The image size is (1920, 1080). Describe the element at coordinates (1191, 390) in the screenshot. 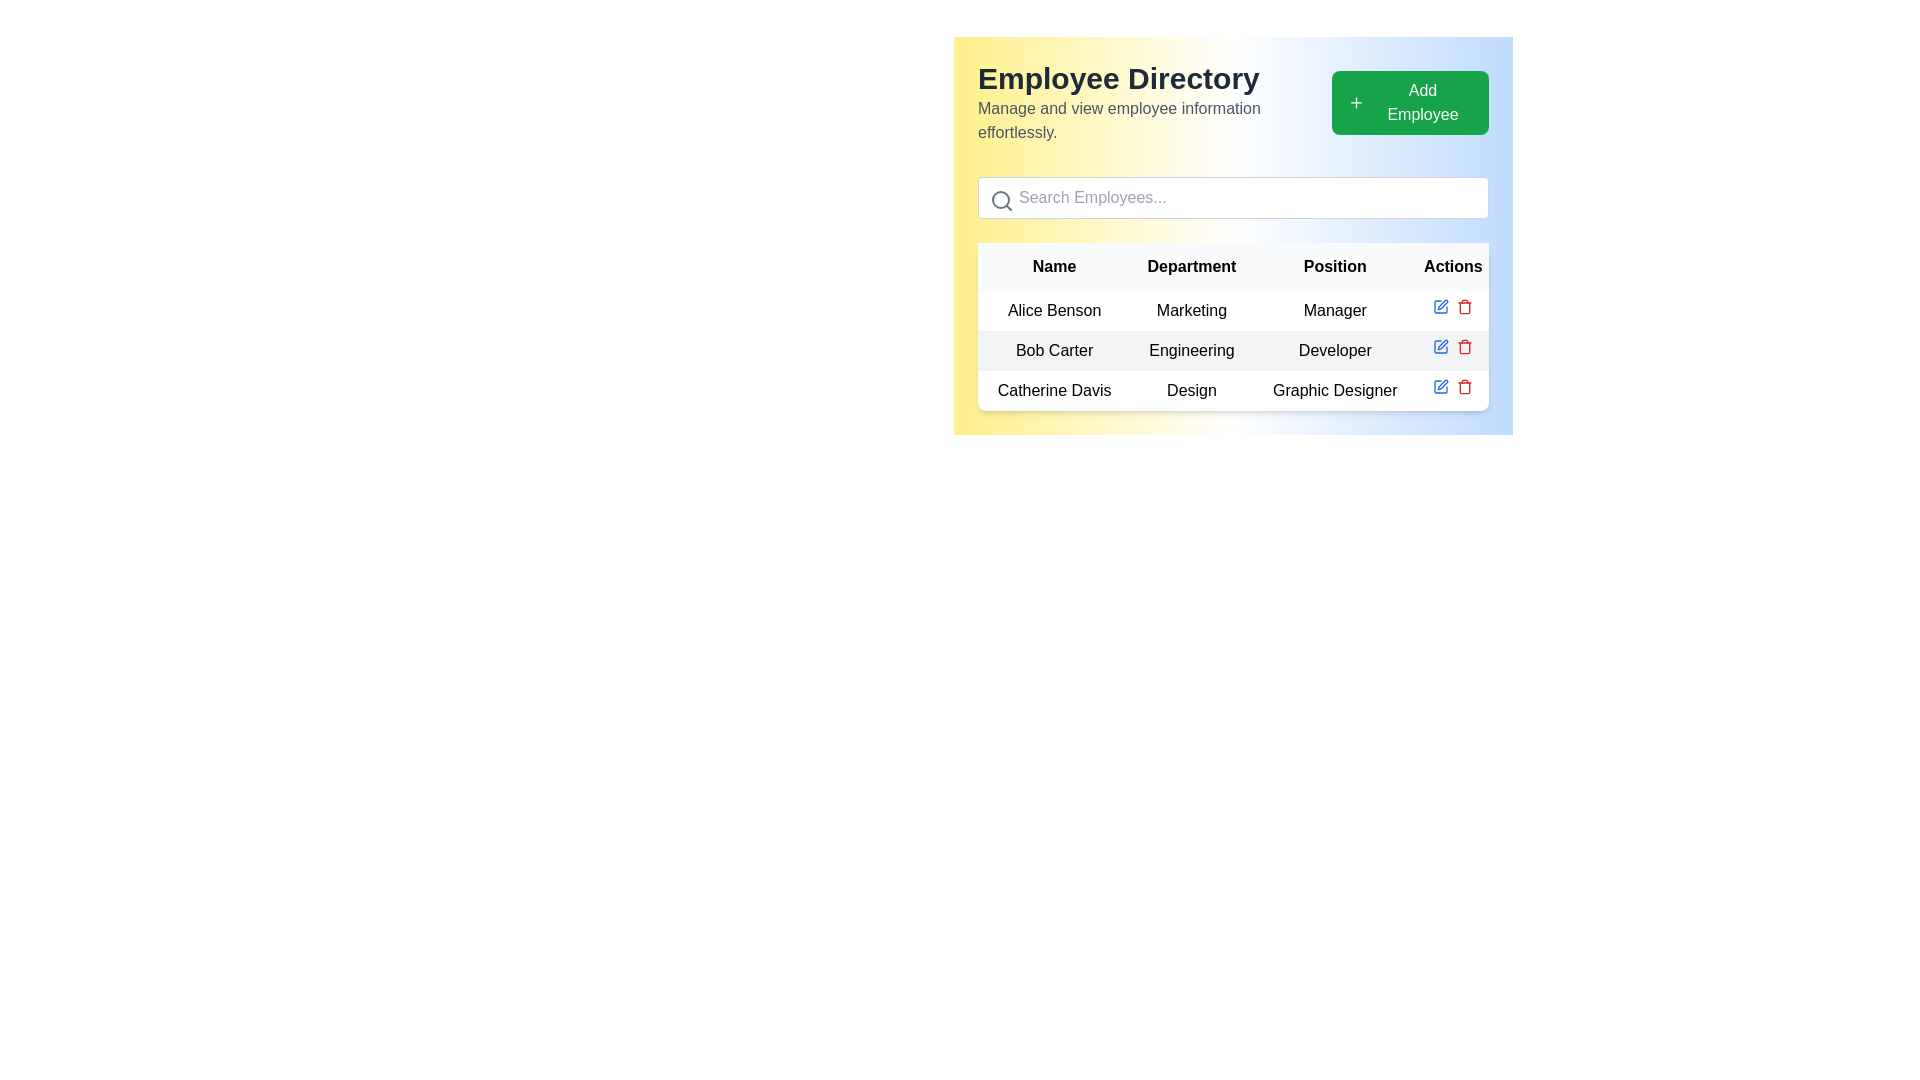

I see `the 'Design' text label in the third row and second column of the table, which corresponds to the department information for employee Catherine Davis` at that location.